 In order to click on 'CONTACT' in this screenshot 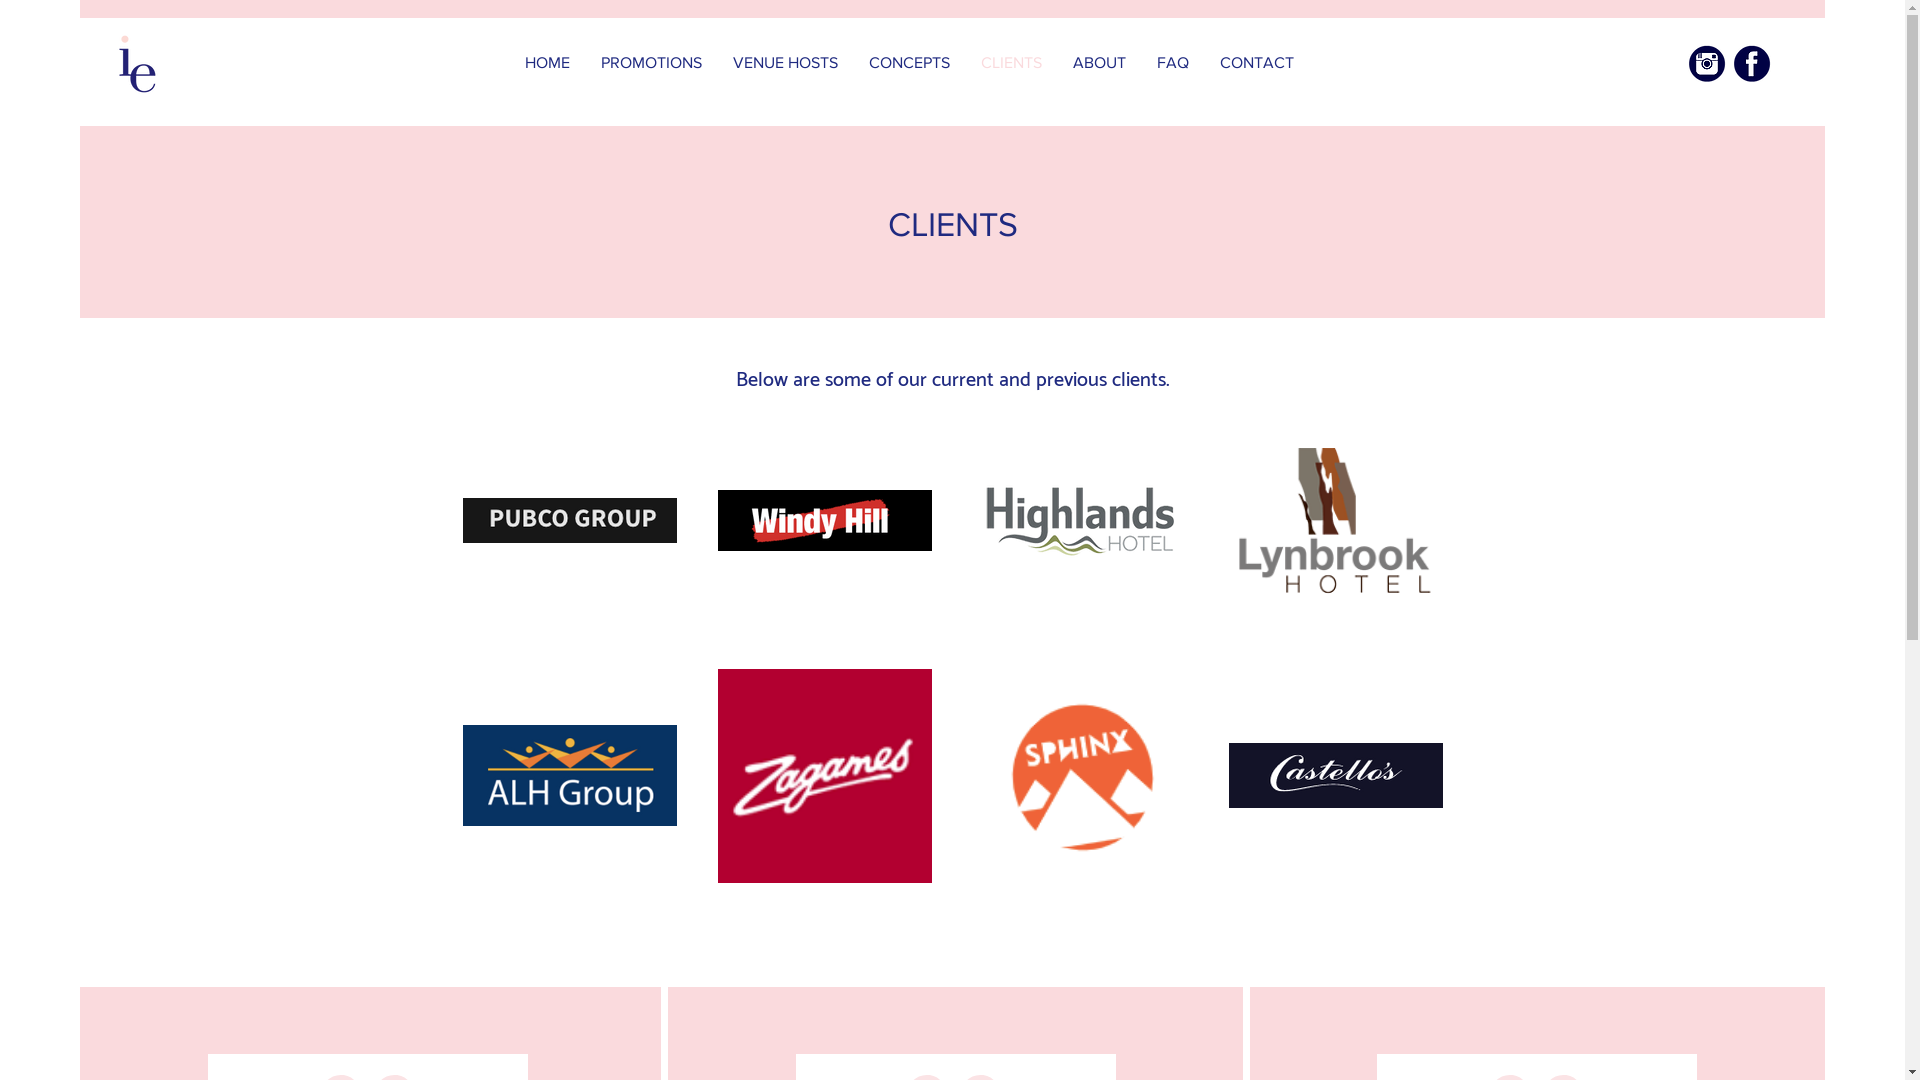, I will do `click(1256, 61)`.